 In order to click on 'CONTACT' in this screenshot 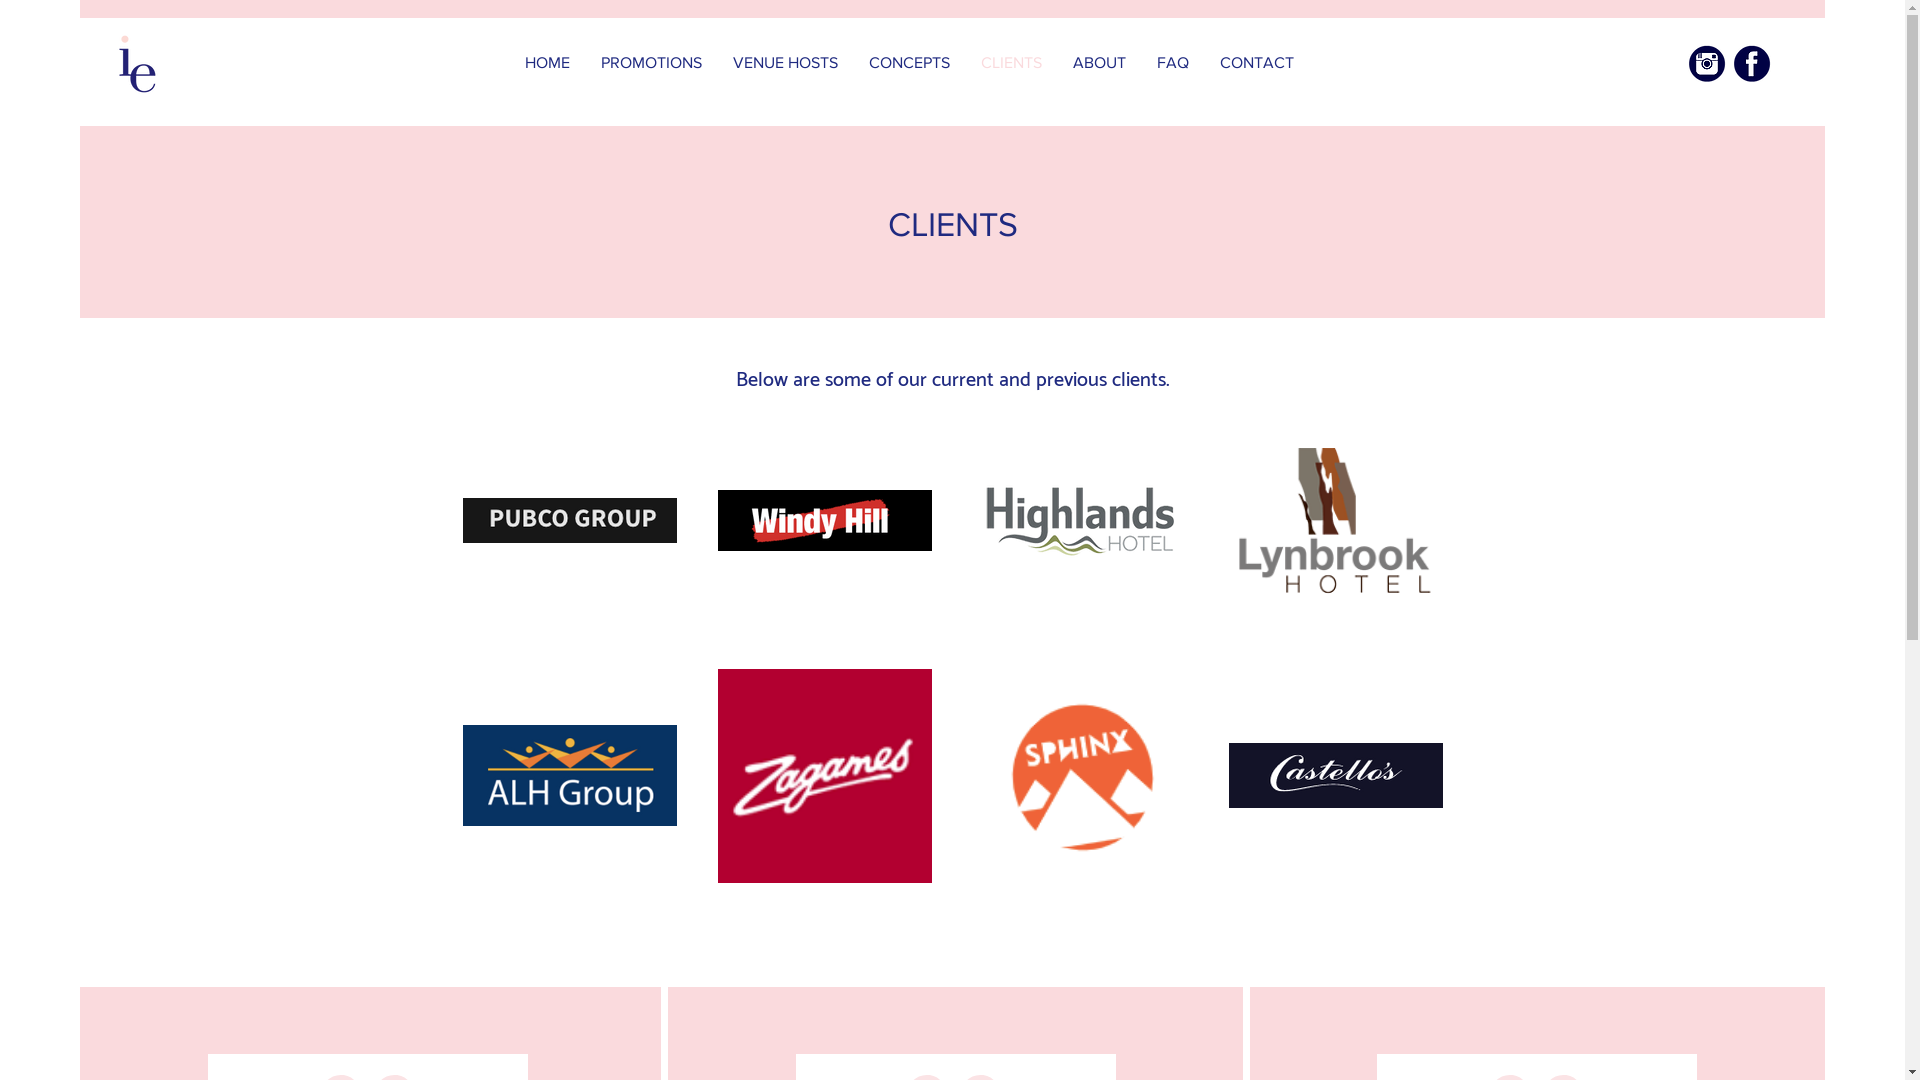, I will do `click(1256, 61)`.